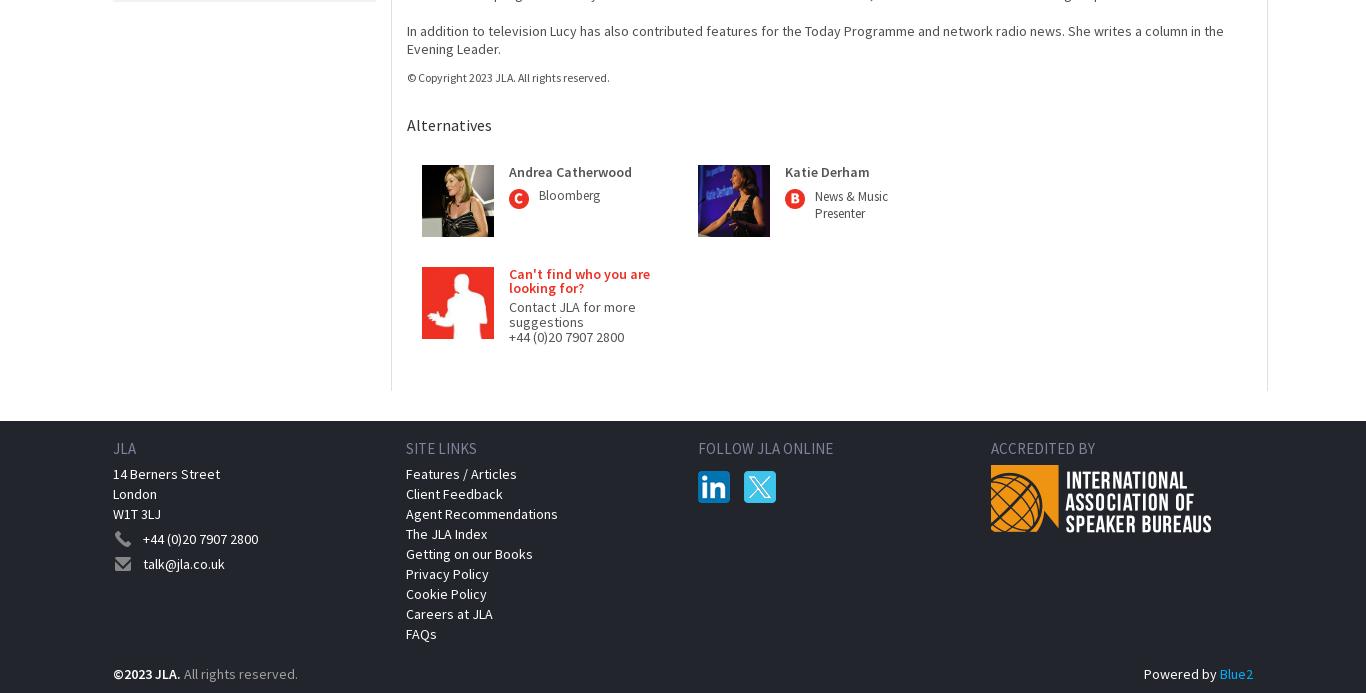 The height and width of the screenshot is (693, 1366). I want to click on 'Careers at JLA', so click(447, 613).